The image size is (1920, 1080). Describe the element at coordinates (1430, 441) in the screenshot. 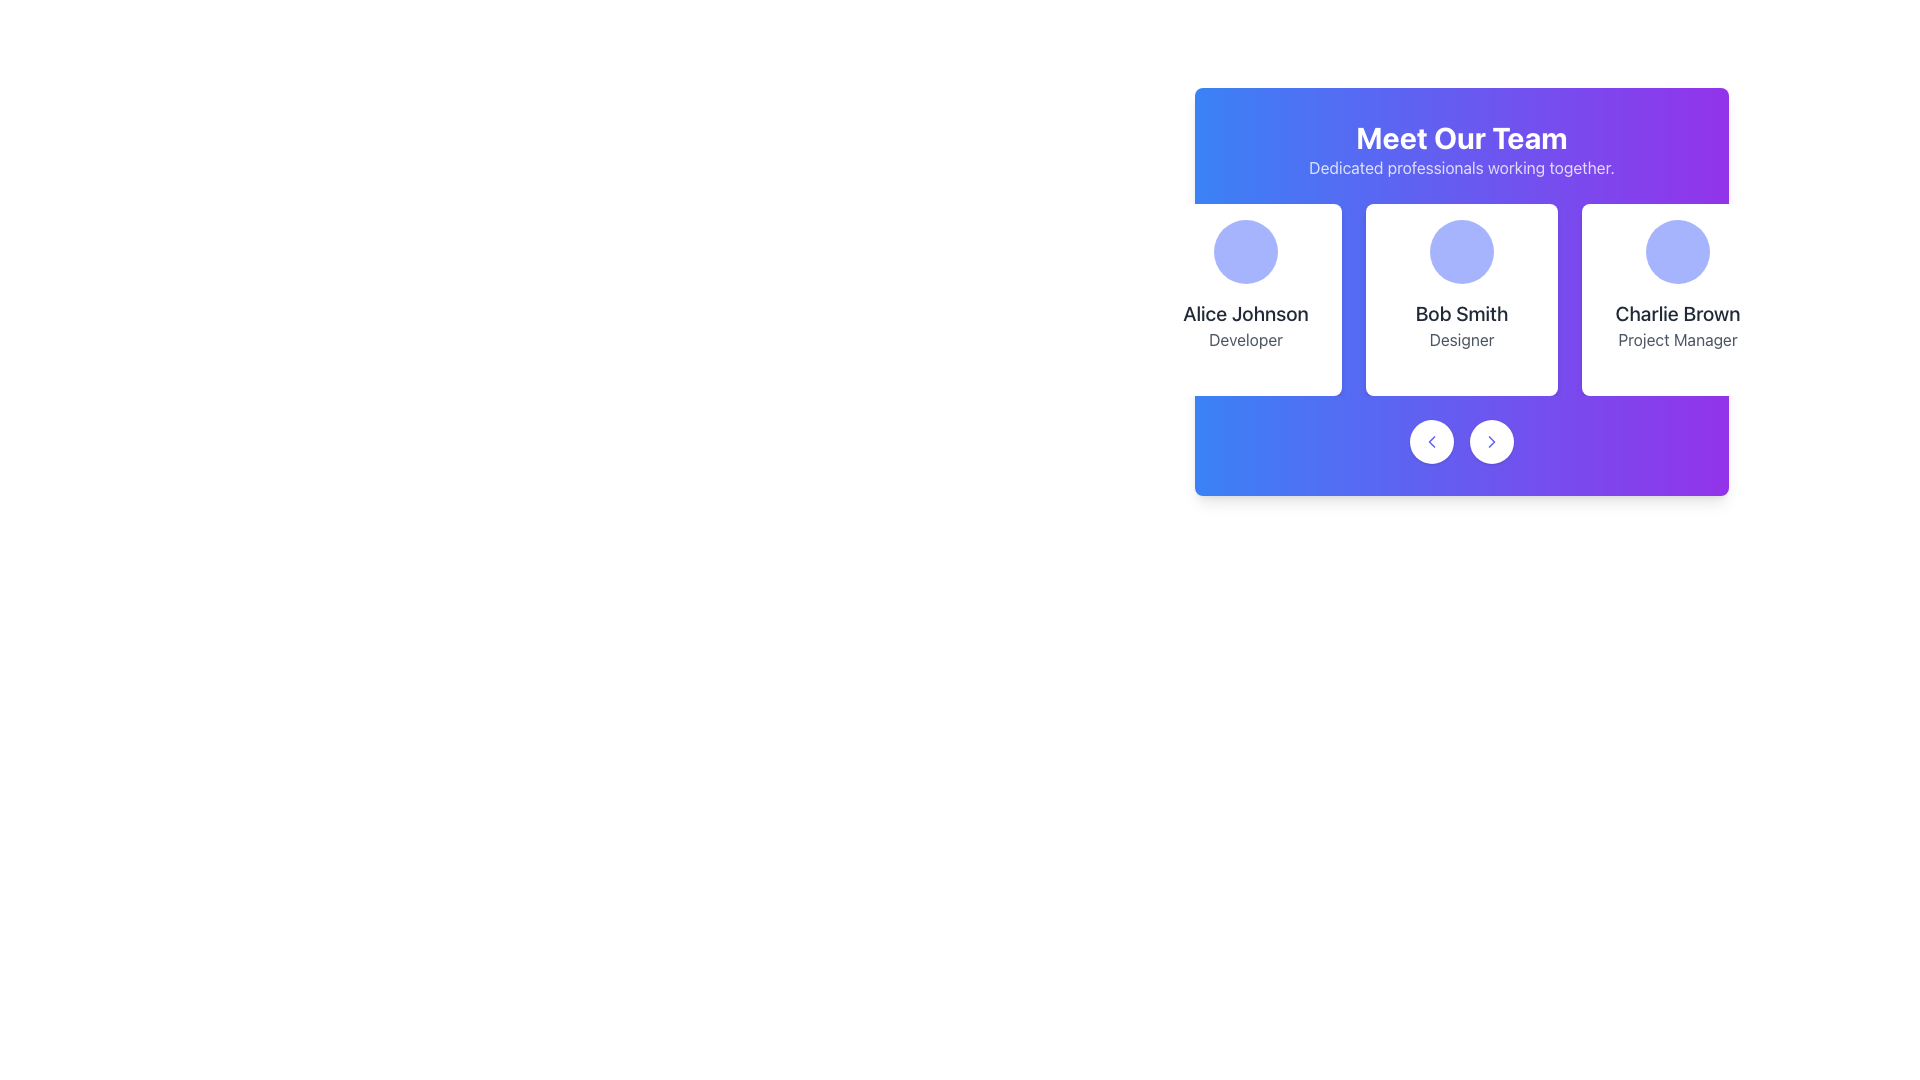

I see `the circular button with a white background and indigo left-pointing chevron icon to trigger hover effects` at that location.